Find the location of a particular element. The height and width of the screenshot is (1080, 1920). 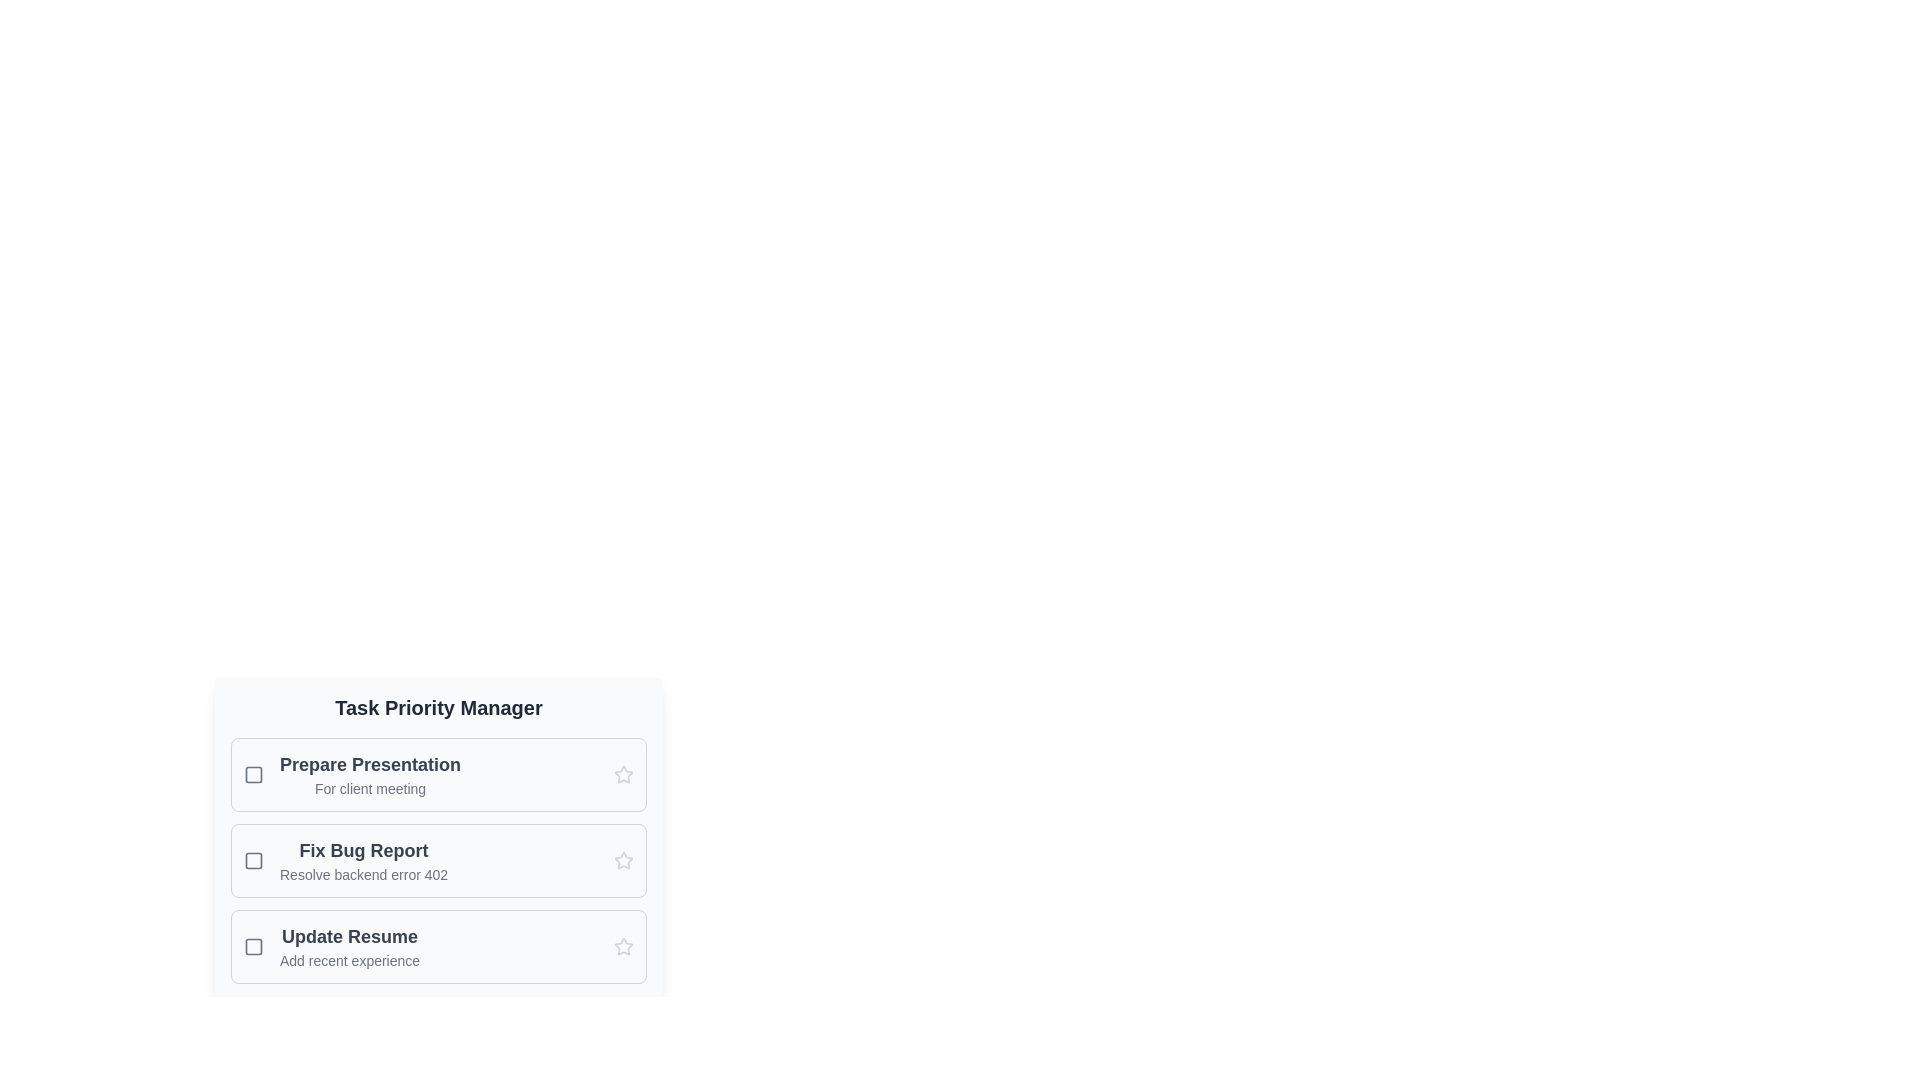

the star icon located at the far right of the 'Update Resume' task row in the task management panel is located at coordinates (623, 946).